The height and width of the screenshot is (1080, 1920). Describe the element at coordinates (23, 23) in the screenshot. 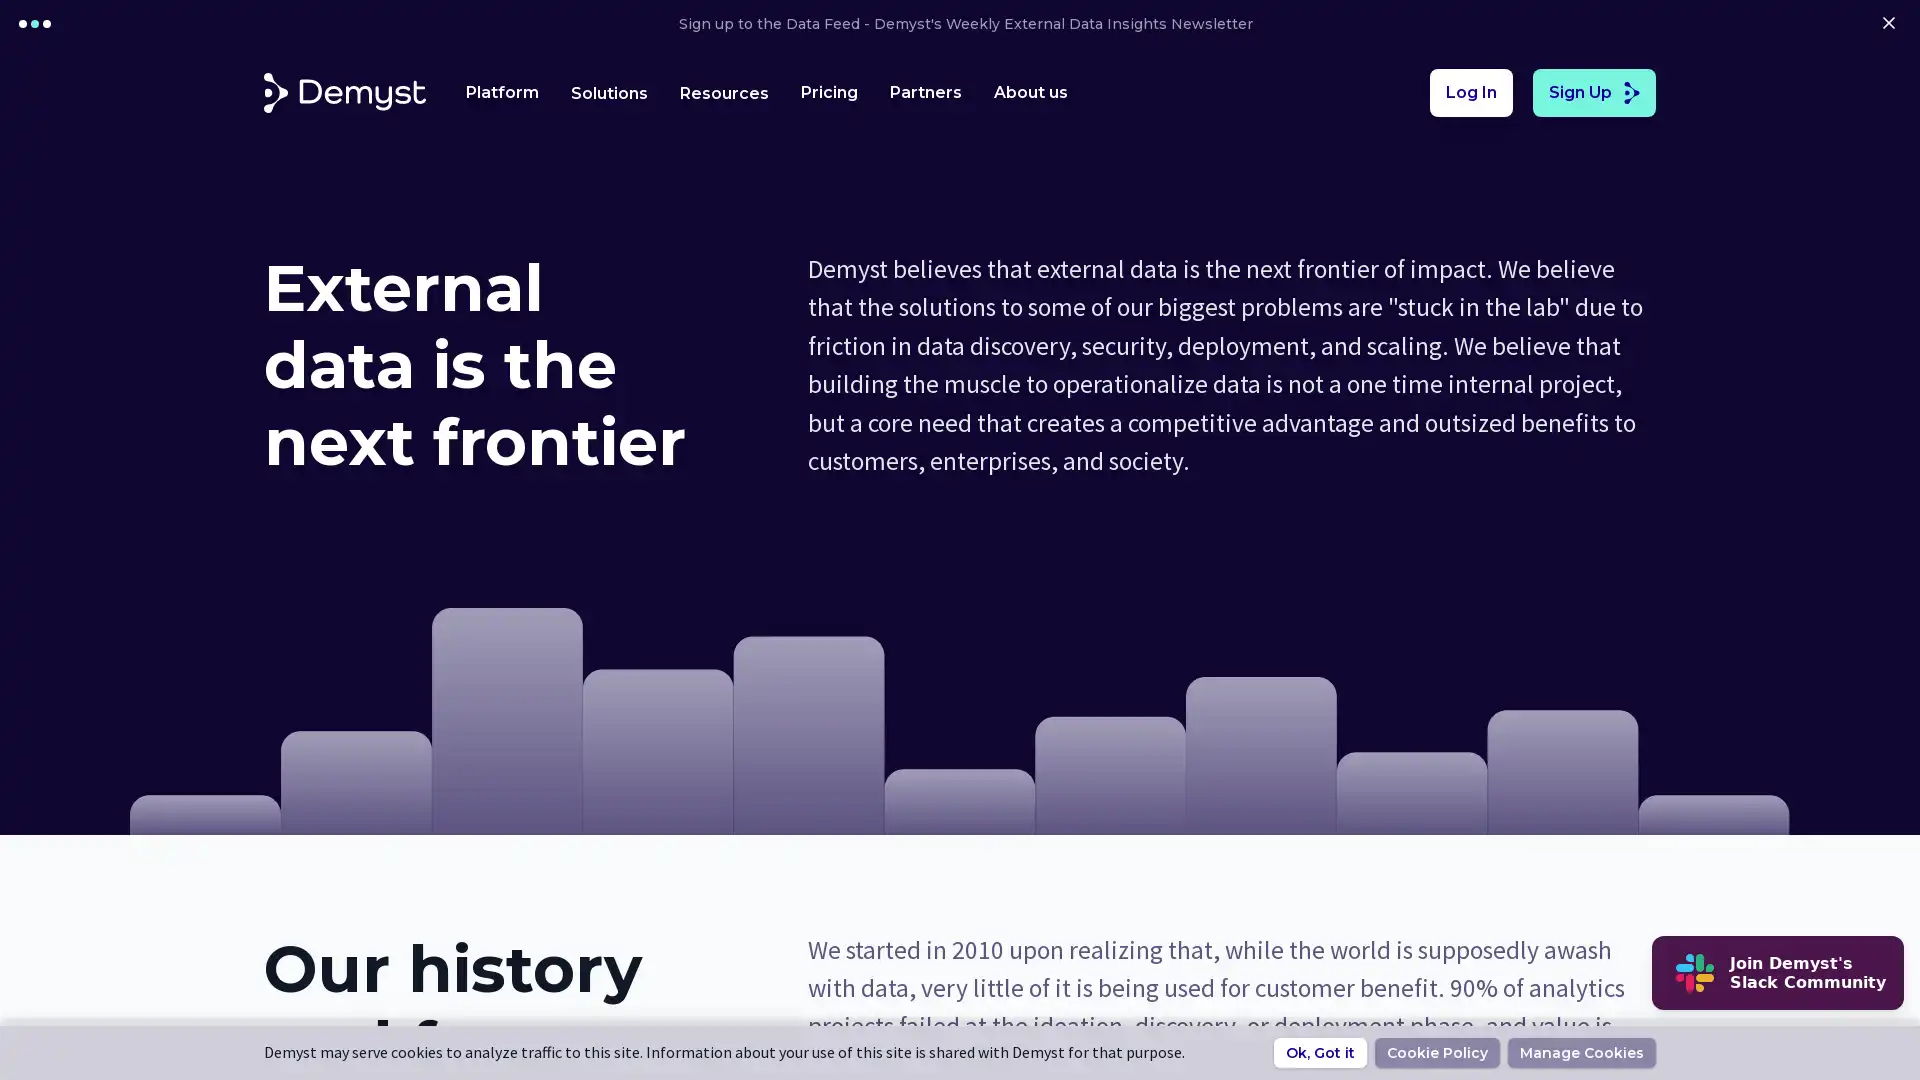

I see `Banner control button 0` at that location.